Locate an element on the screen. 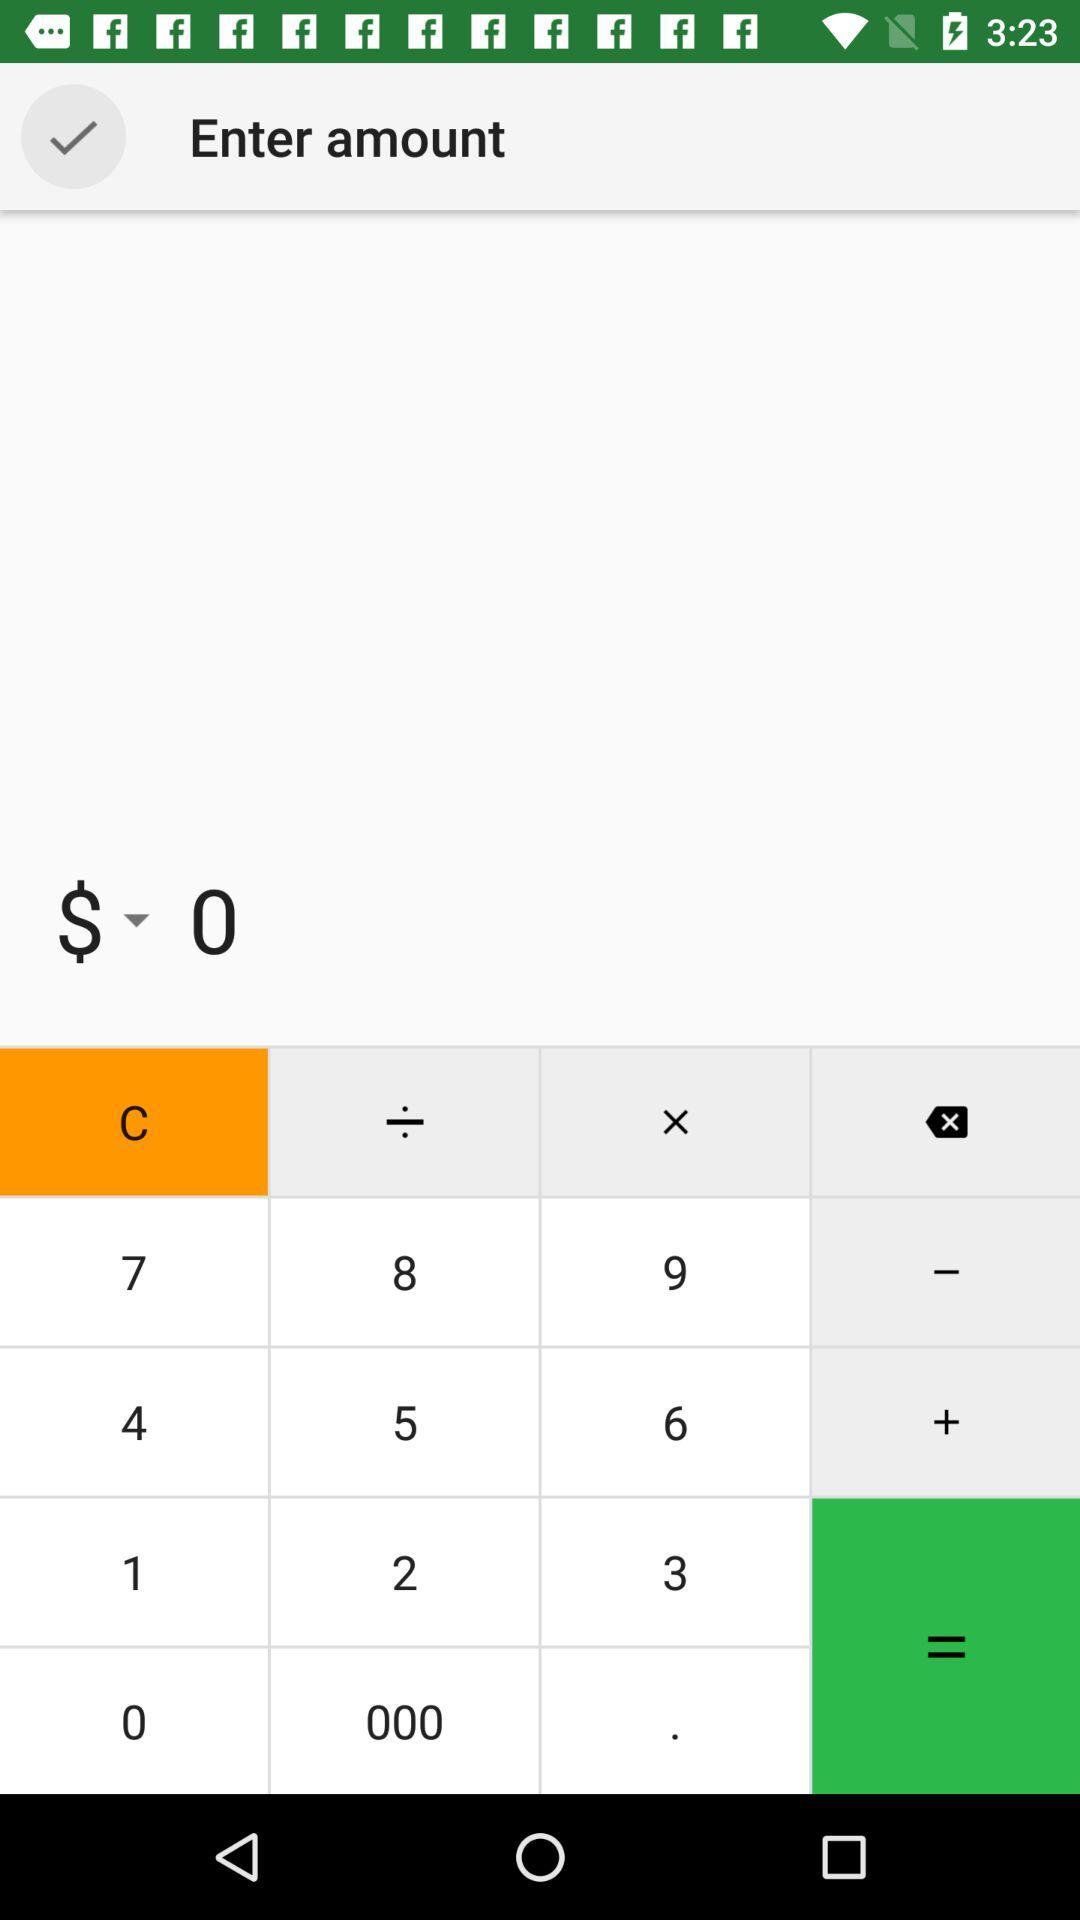 The width and height of the screenshot is (1080, 1920). icon above the 0 is located at coordinates (404, 1570).